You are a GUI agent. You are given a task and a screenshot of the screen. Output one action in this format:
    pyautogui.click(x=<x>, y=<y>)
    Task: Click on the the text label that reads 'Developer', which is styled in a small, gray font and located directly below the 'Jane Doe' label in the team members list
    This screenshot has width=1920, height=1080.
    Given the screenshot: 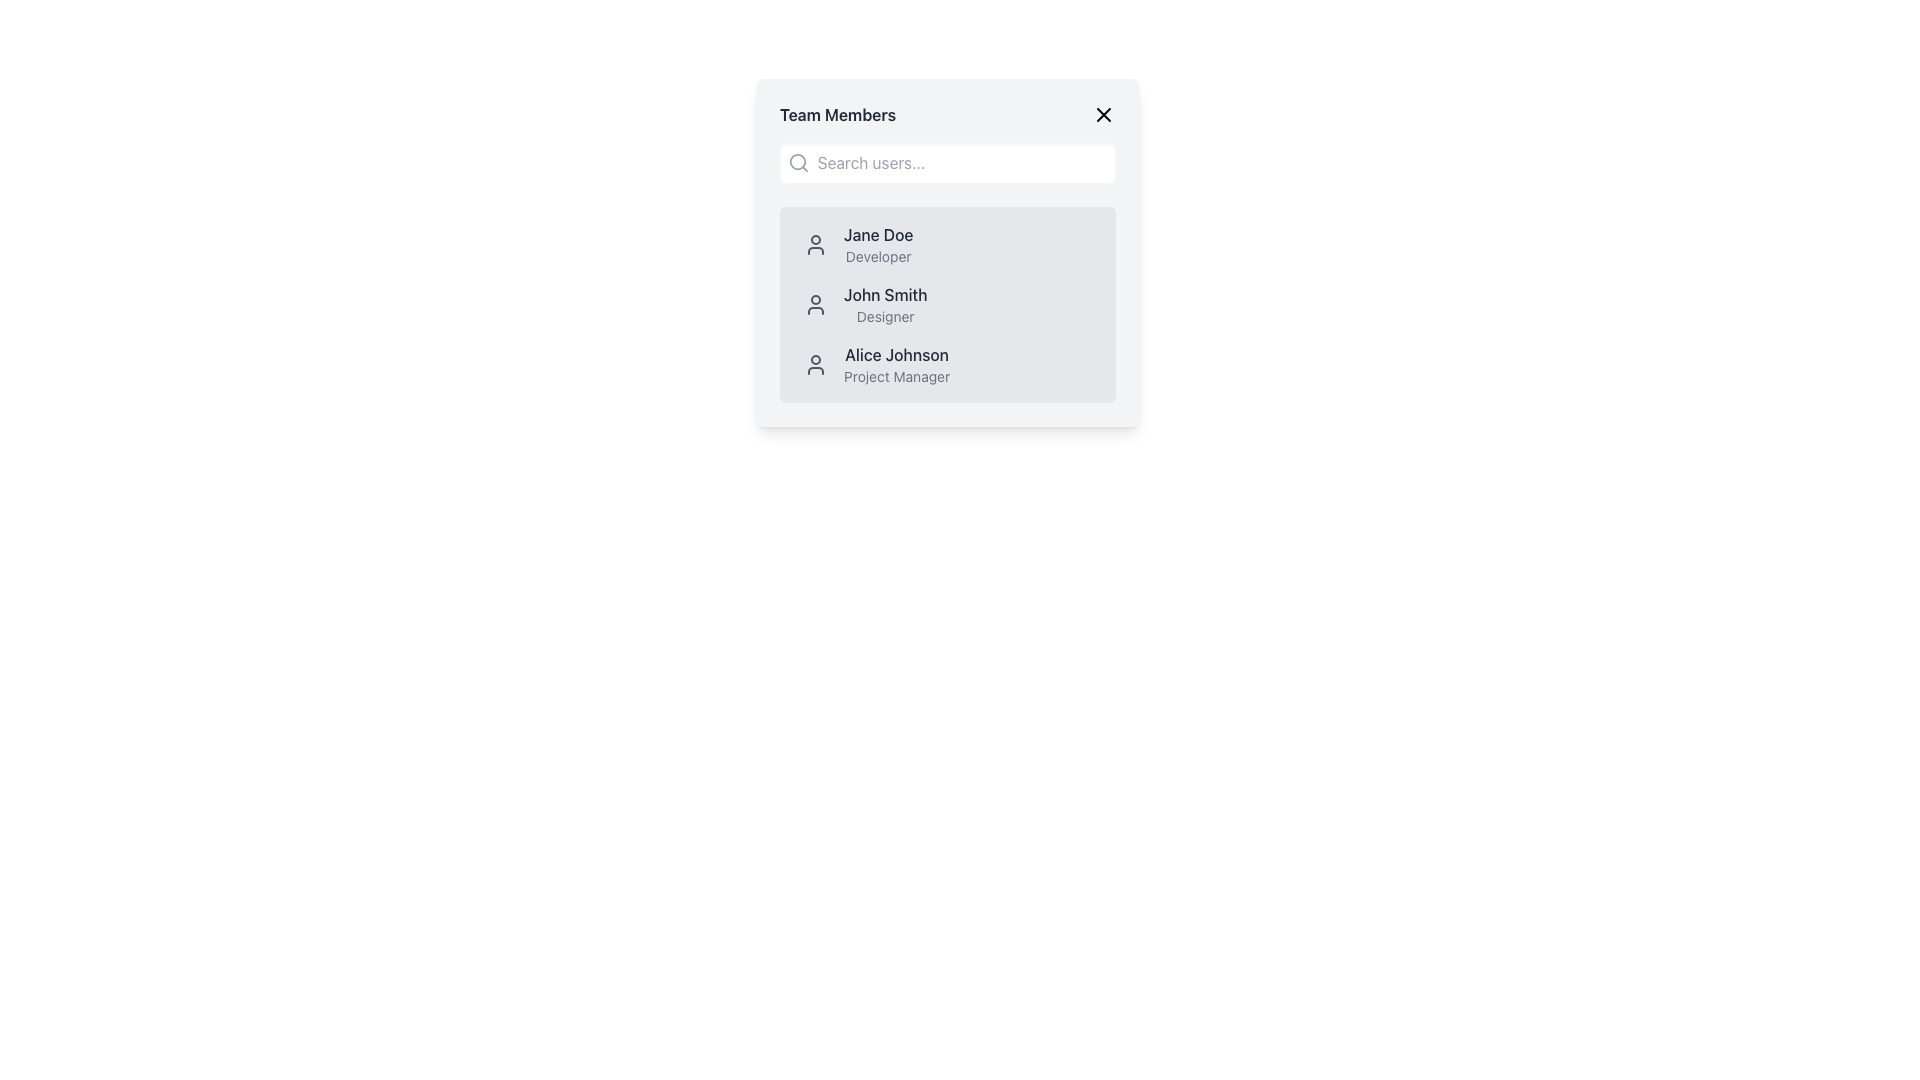 What is the action you would take?
    pyautogui.click(x=878, y=256)
    